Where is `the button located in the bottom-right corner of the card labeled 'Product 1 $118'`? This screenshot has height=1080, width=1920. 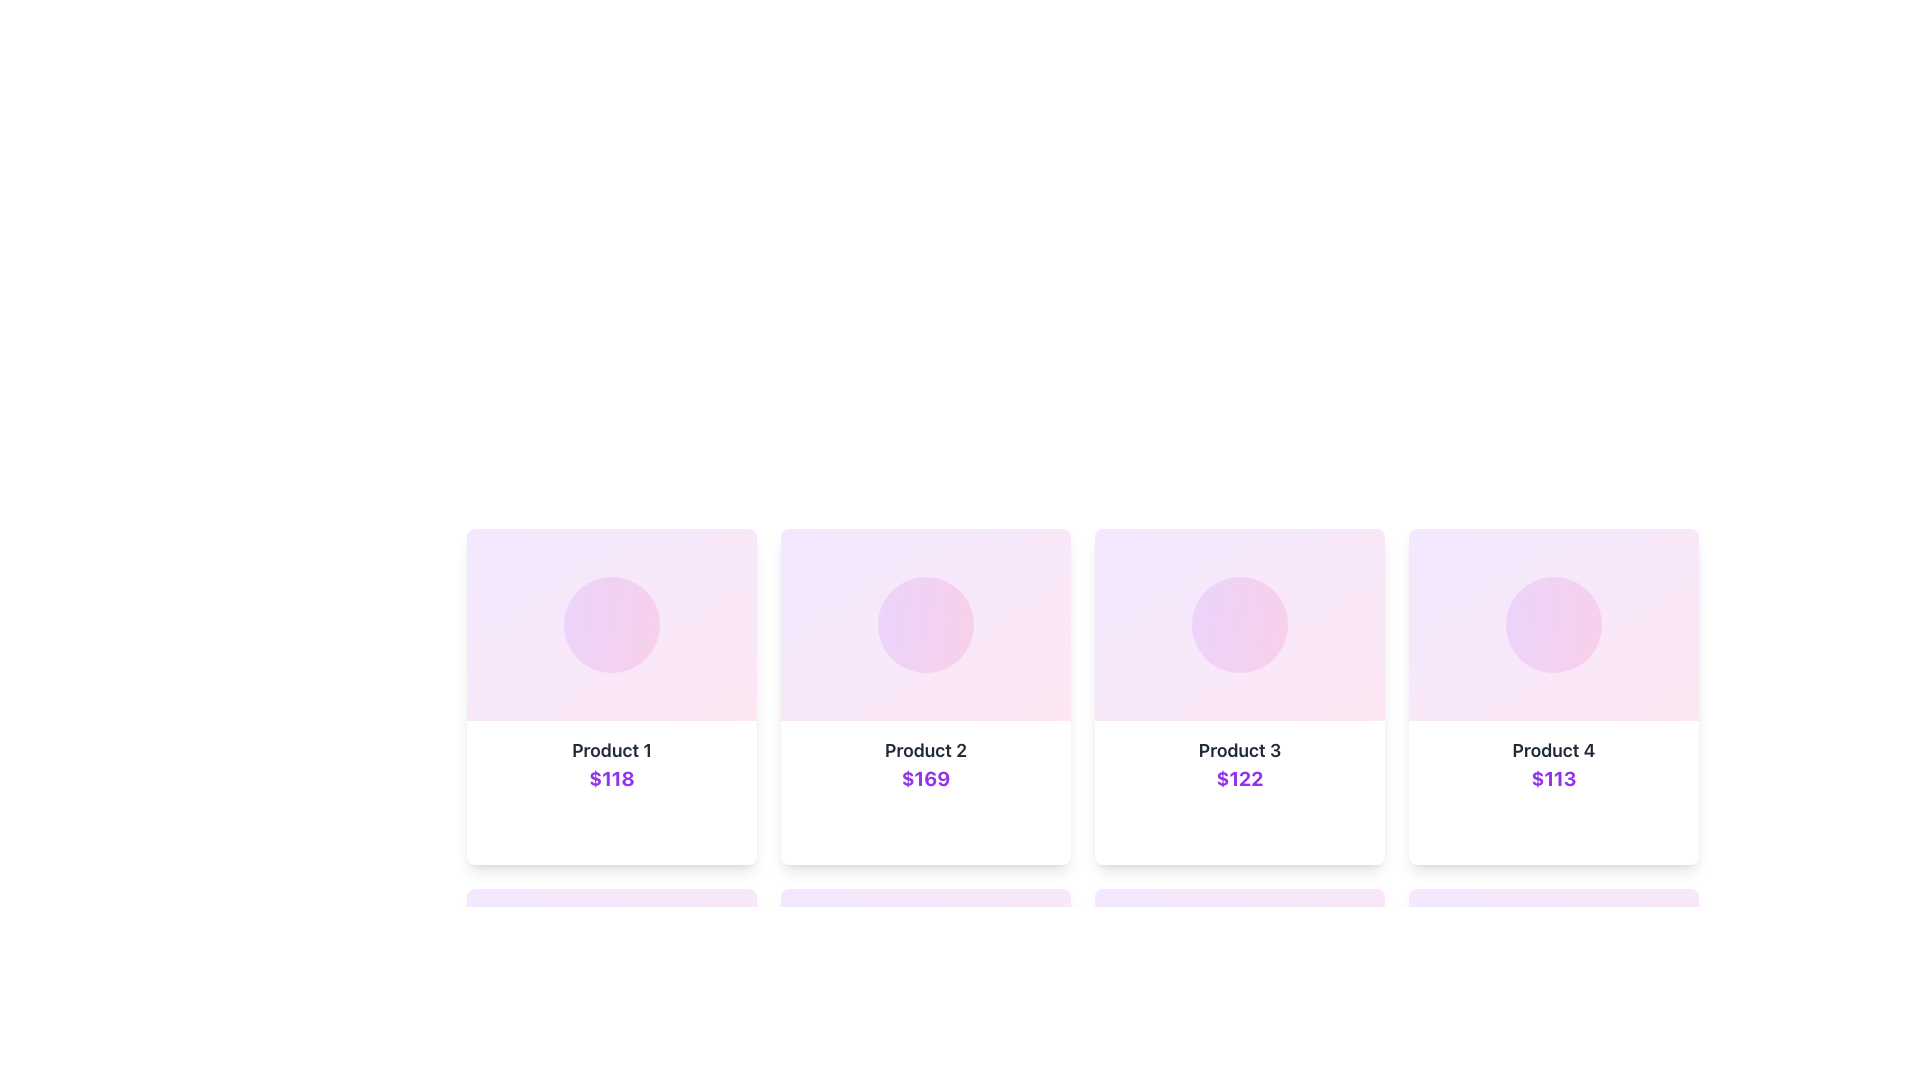 the button located in the bottom-right corner of the card labeled 'Product 1 $118' is located at coordinates (723, 829).